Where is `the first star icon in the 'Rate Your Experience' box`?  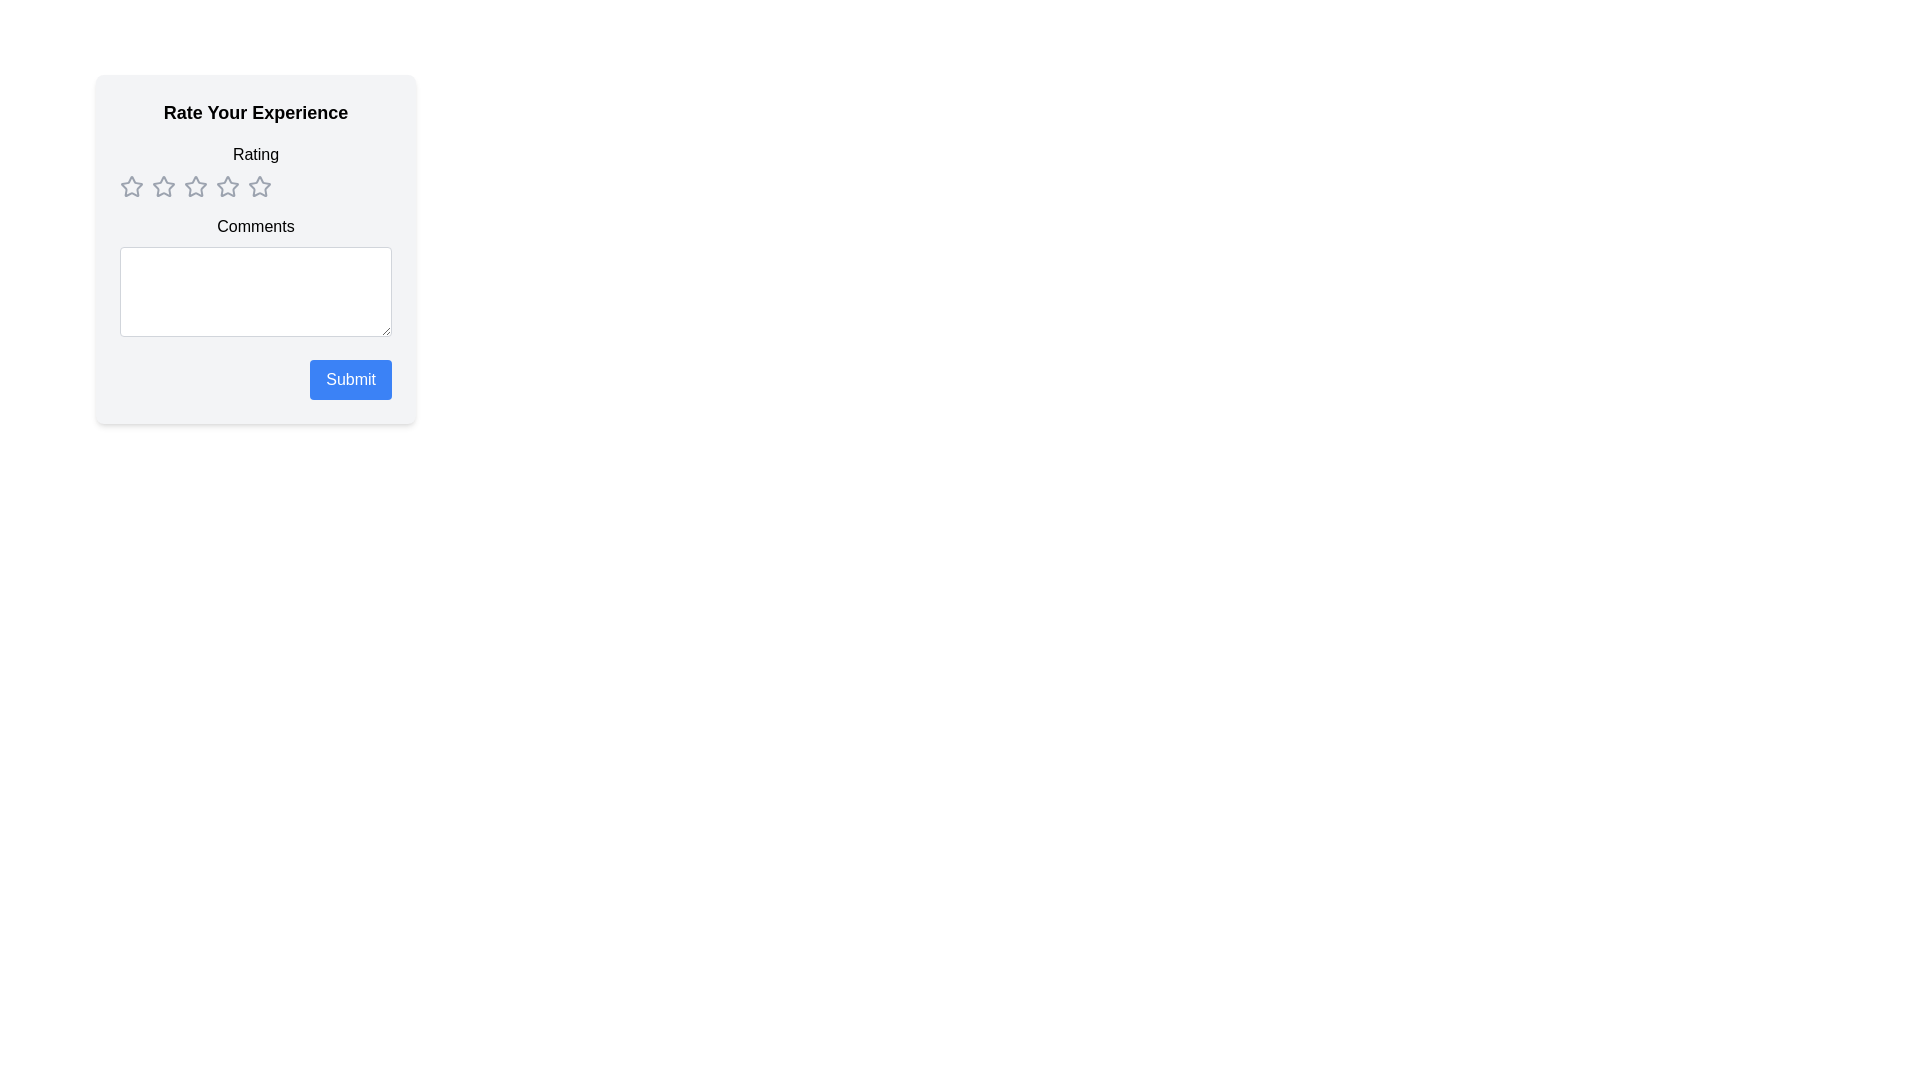
the first star icon in the 'Rate Your Experience' box is located at coordinates (131, 186).